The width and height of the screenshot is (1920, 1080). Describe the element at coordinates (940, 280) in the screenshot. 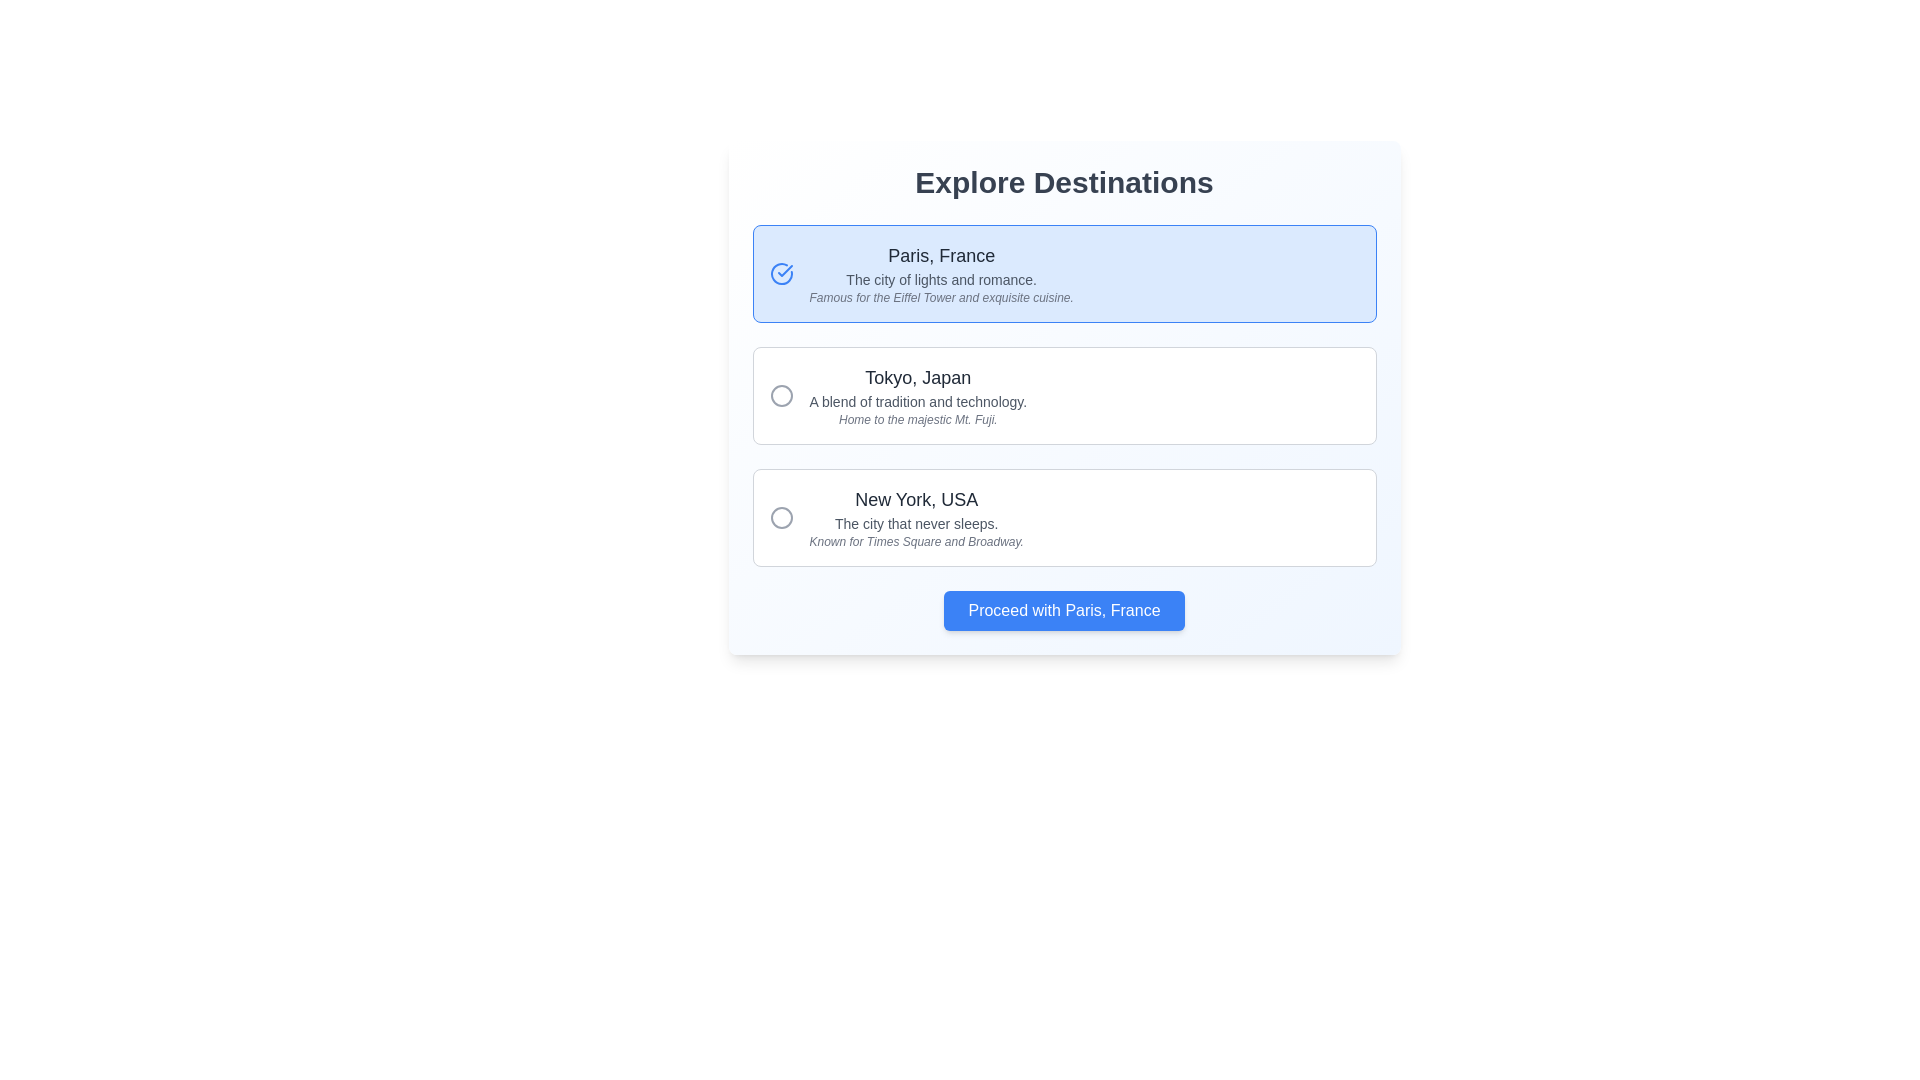

I see `the static text stating 'The city of lights and romance', which is located beneath the 'Paris, France' headline in the option card` at that location.